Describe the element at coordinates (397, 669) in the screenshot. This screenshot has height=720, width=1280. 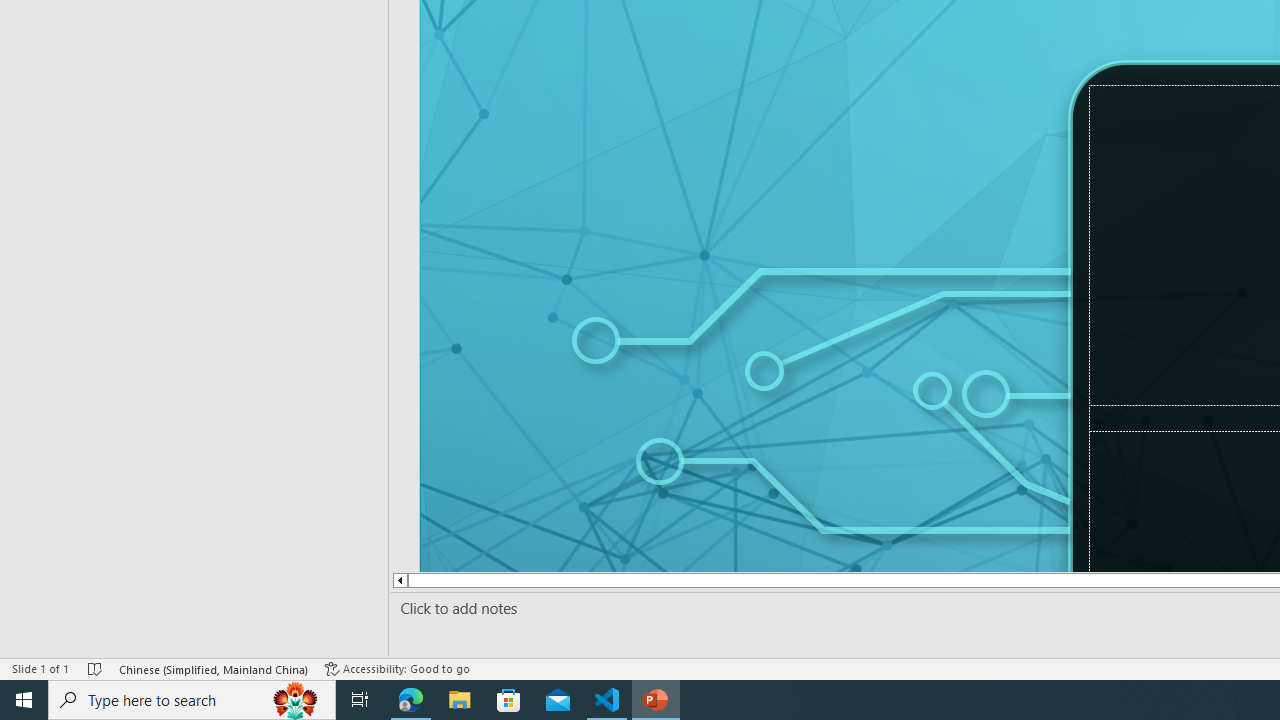
I see `'Accessibility Checker Accessibility: Good to go'` at that location.